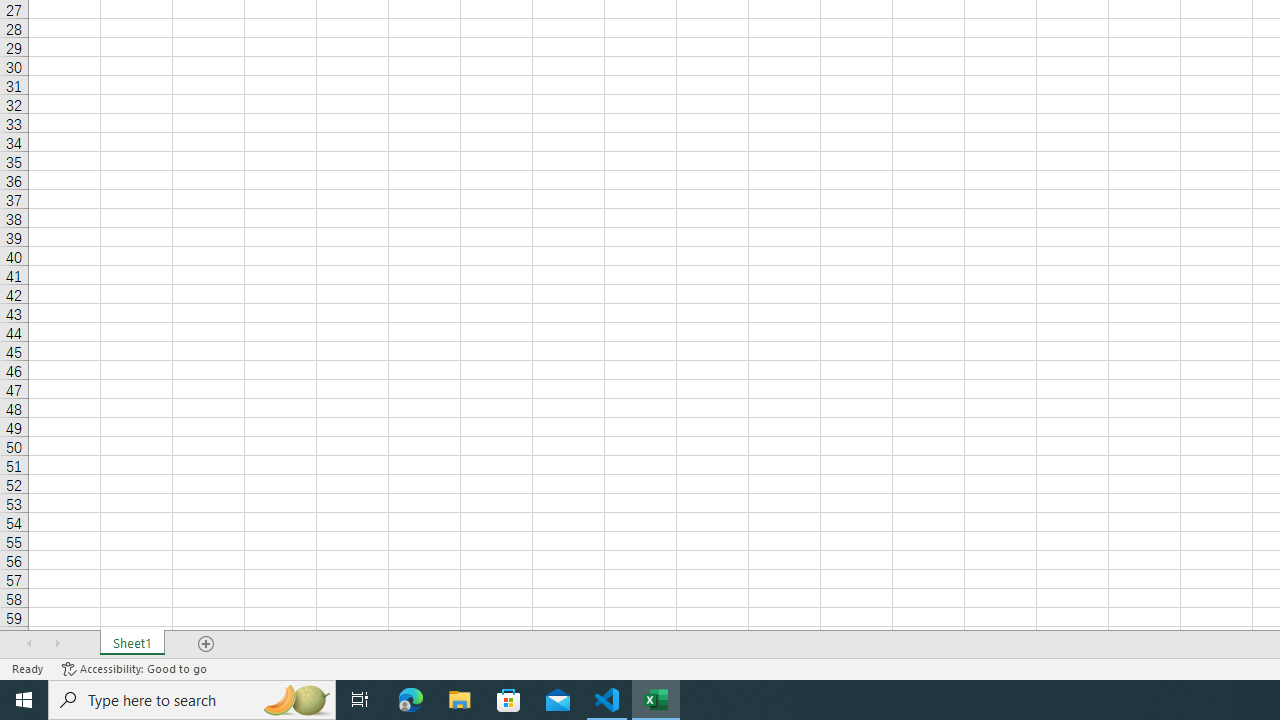 The height and width of the screenshot is (720, 1280). What do you see at coordinates (57, 644) in the screenshot?
I see `'Scroll Right'` at bounding box center [57, 644].